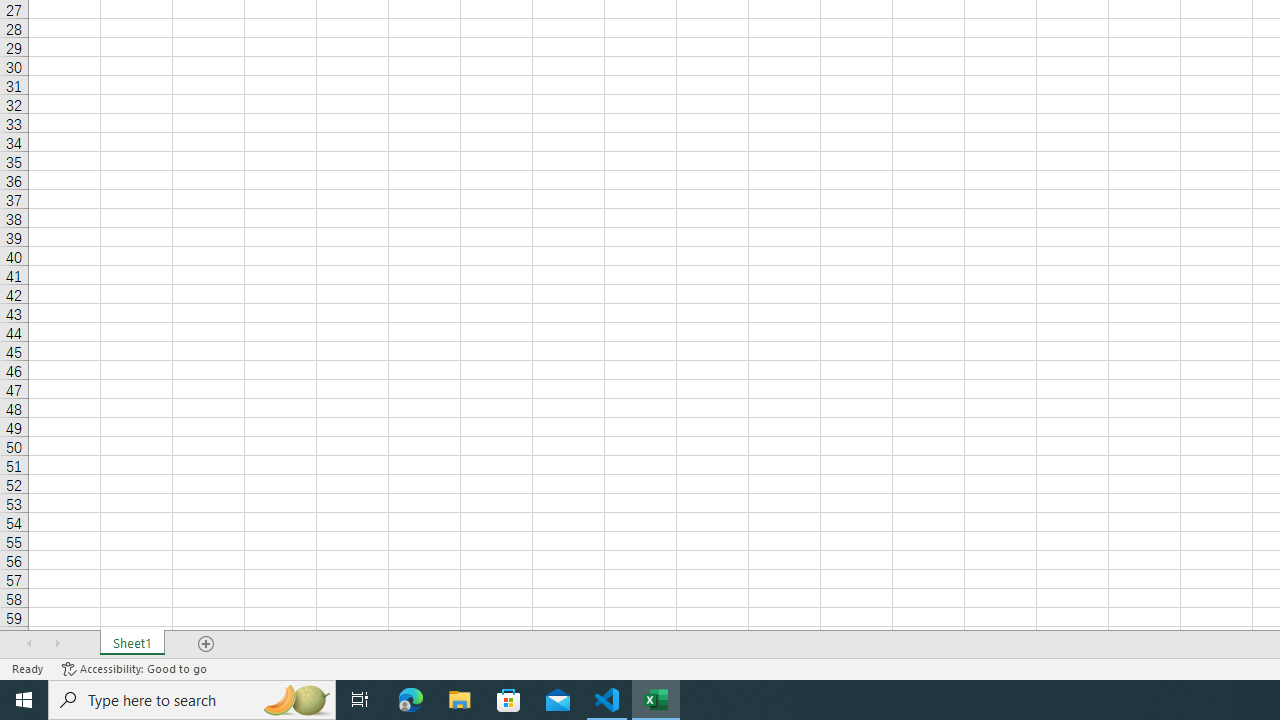 The height and width of the screenshot is (720, 1280). What do you see at coordinates (57, 644) in the screenshot?
I see `'Scroll Right'` at bounding box center [57, 644].